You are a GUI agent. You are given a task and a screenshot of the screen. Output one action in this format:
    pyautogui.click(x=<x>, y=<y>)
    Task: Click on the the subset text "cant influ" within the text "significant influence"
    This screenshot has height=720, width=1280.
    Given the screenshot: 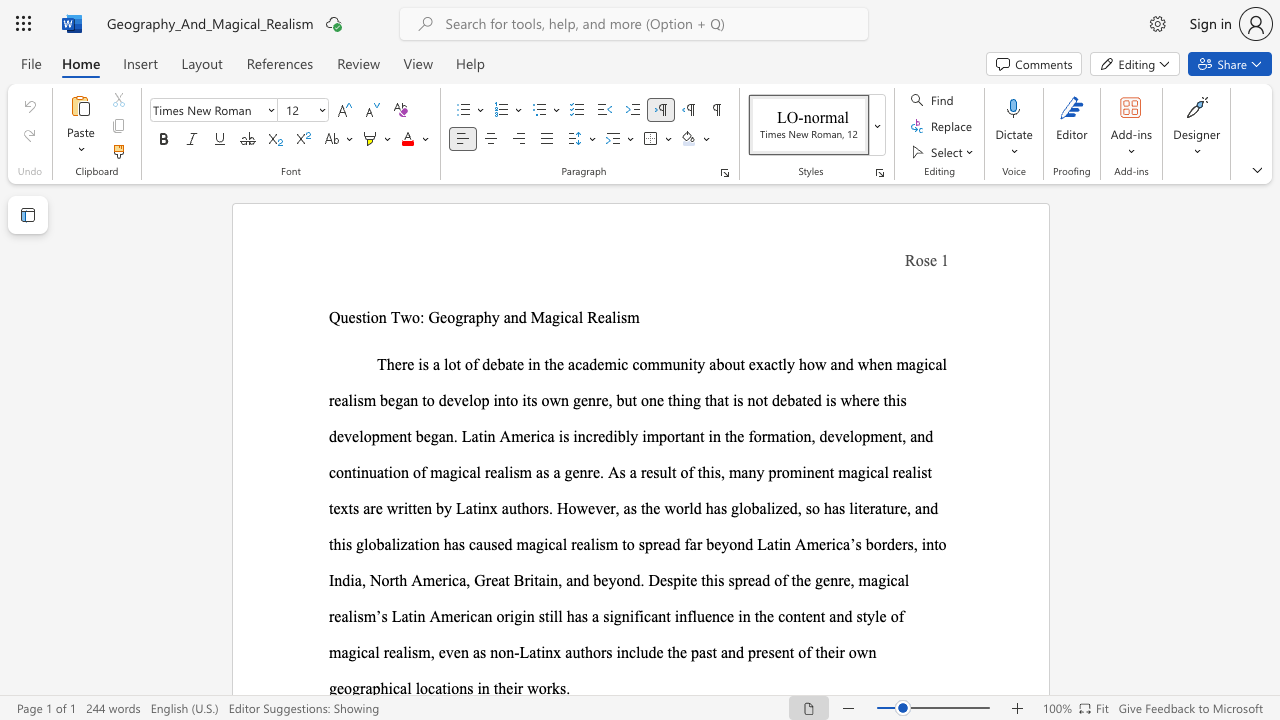 What is the action you would take?
    pyautogui.click(x=644, y=615)
    